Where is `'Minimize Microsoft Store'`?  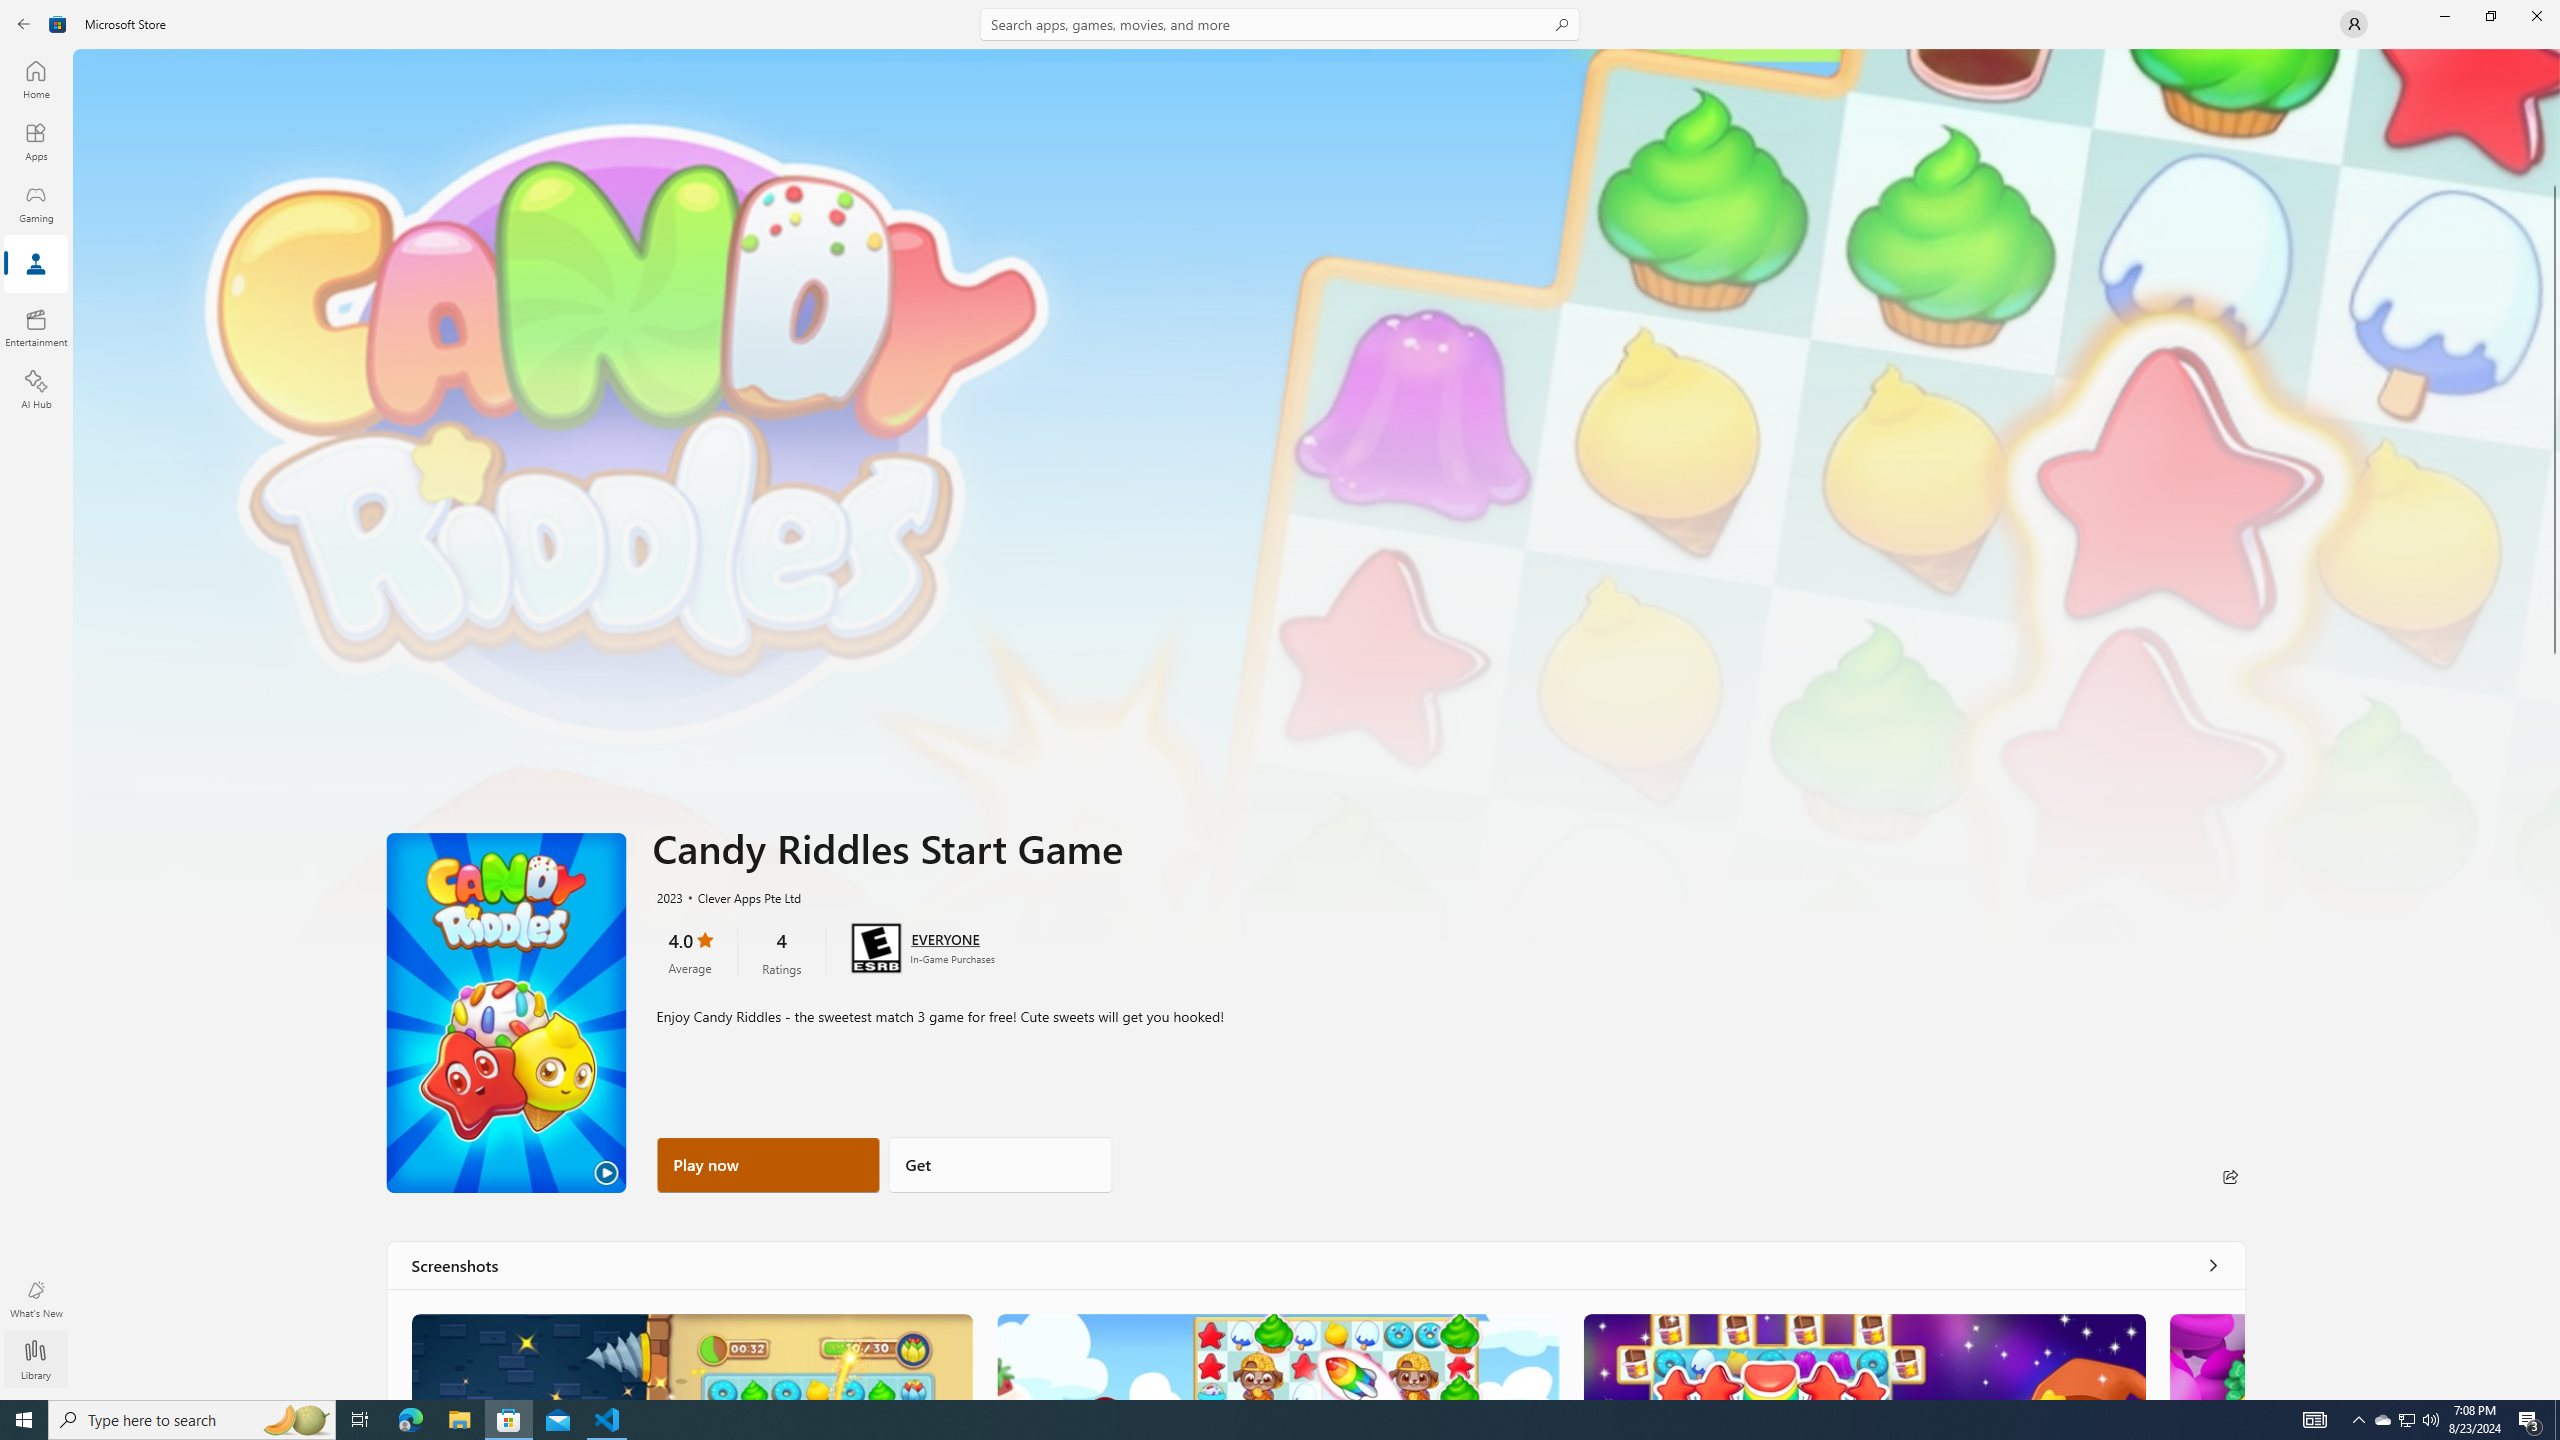 'Minimize Microsoft Store' is located at coordinates (2443, 15).